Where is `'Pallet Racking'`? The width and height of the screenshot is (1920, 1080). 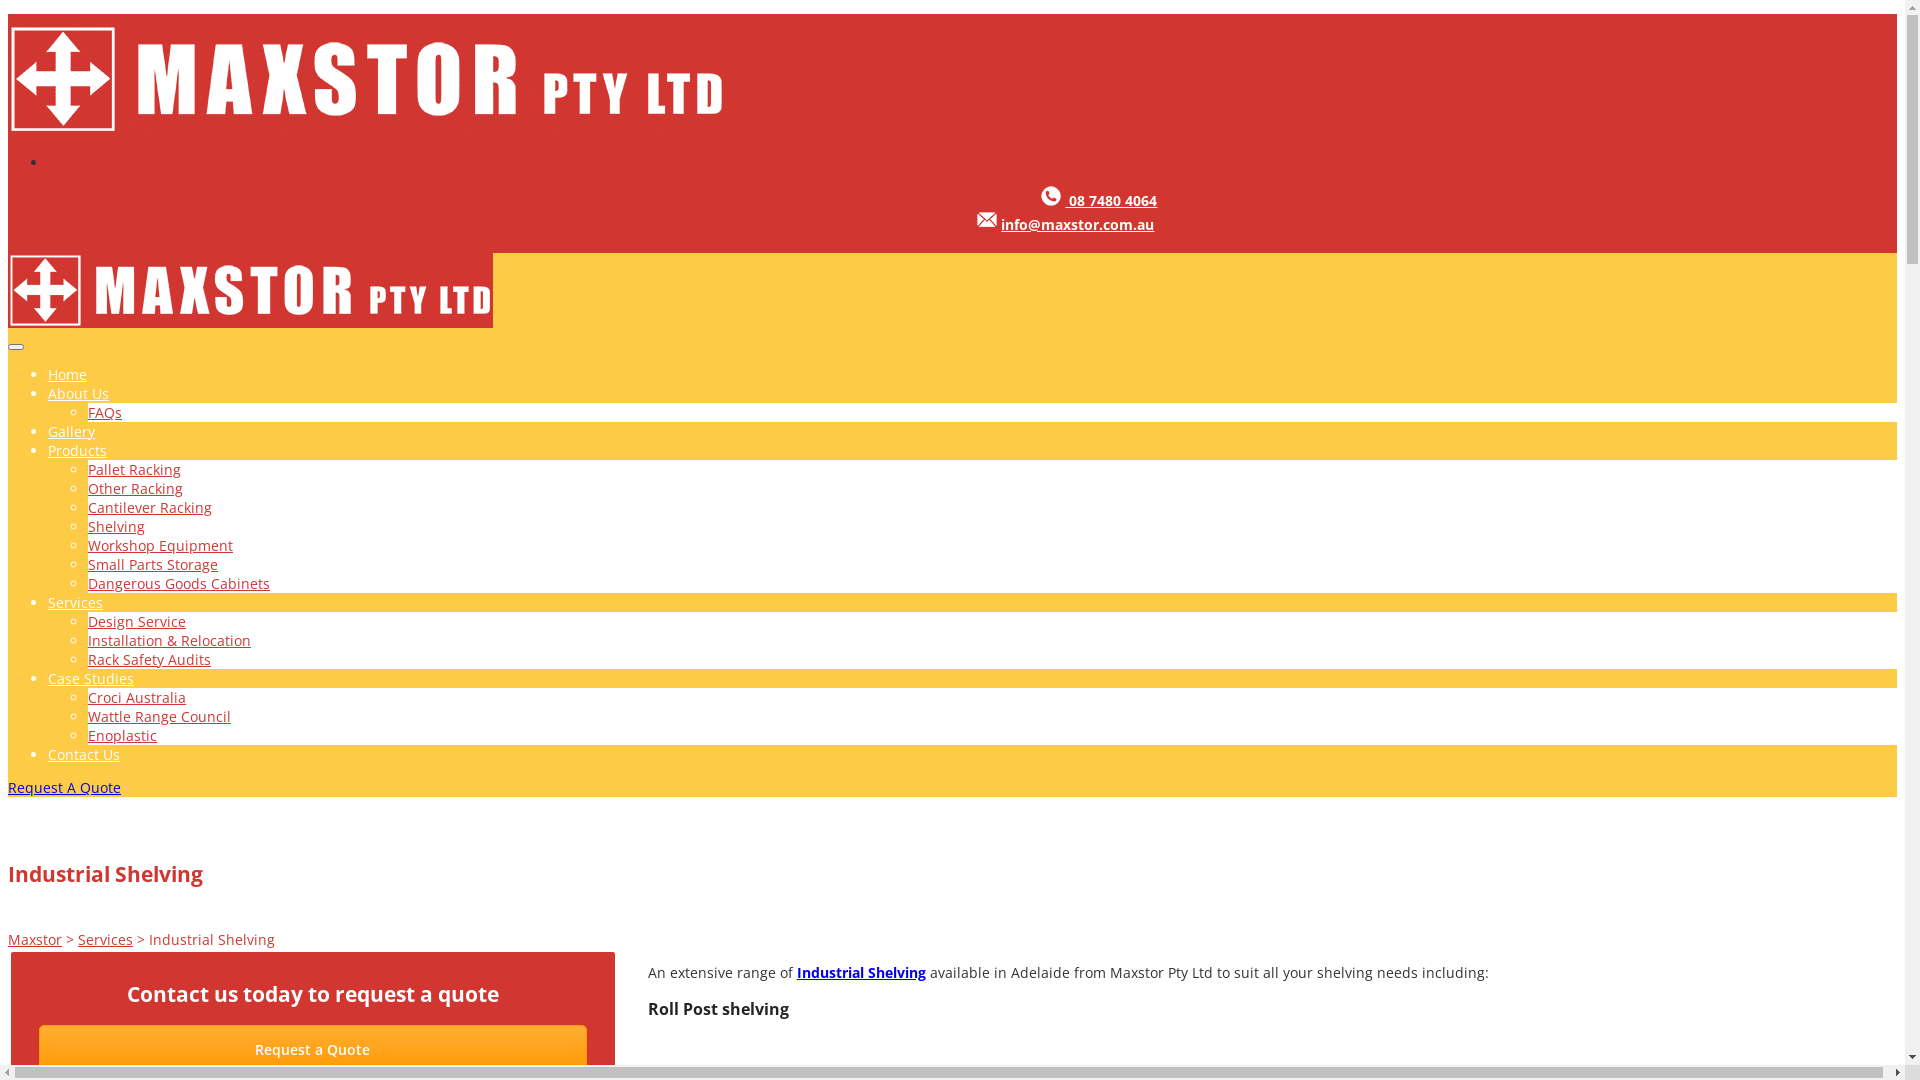
'Pallet Racking' is located at coordinates (133, 469).